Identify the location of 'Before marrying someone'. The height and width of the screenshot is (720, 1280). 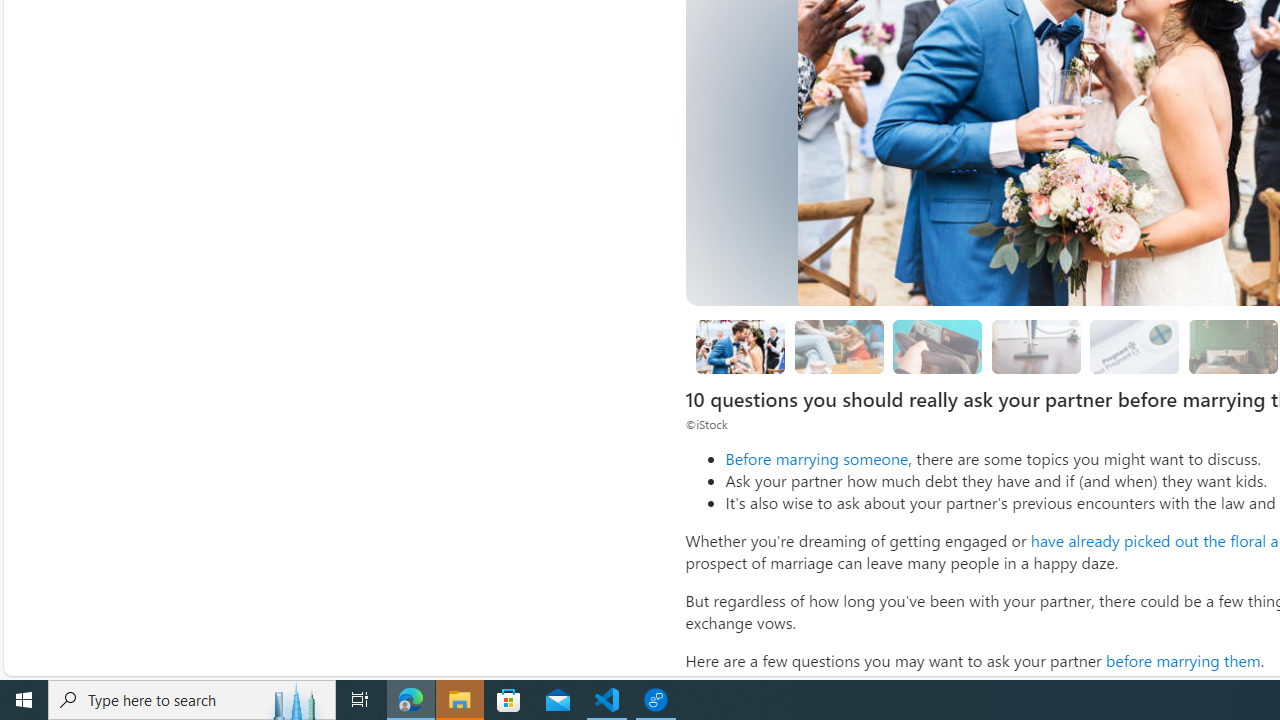
(816, 458).